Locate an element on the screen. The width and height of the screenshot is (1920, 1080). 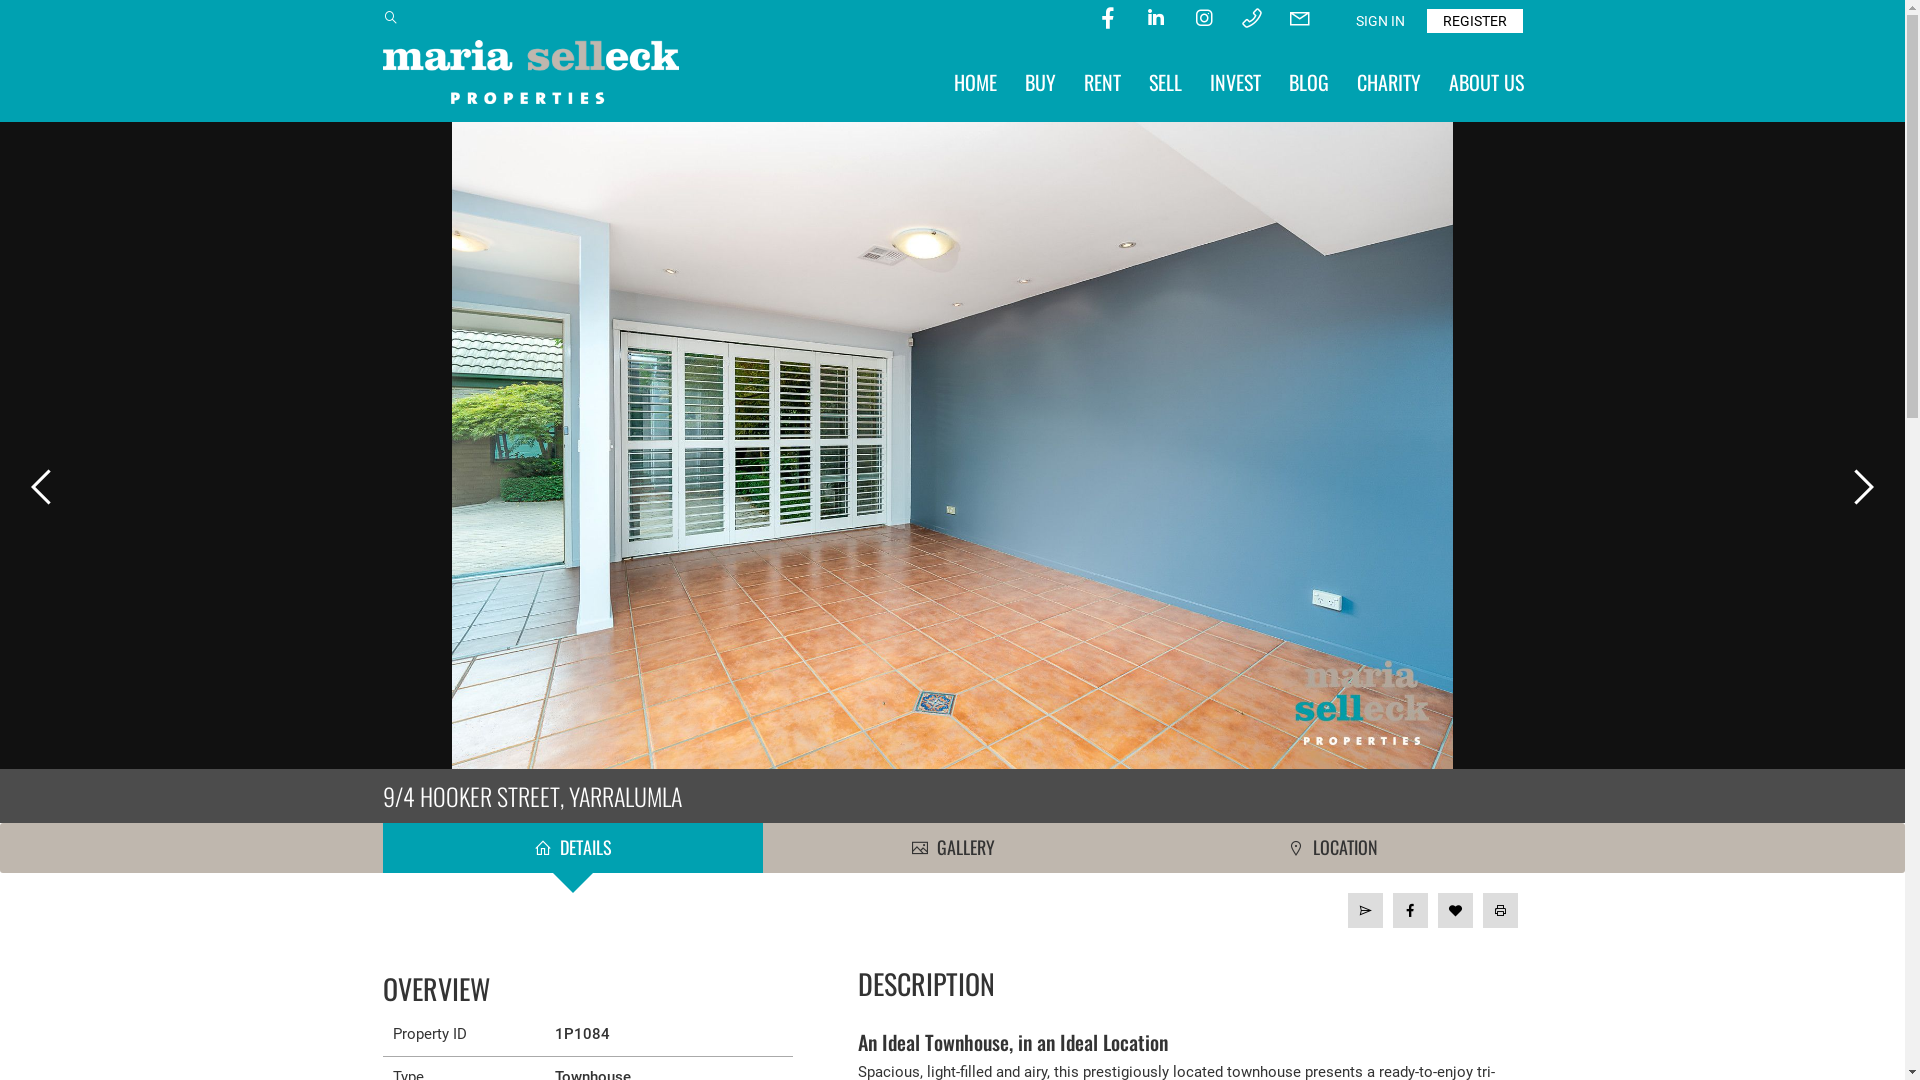
'ABOUT US' is located at coordinates (1485, 80).